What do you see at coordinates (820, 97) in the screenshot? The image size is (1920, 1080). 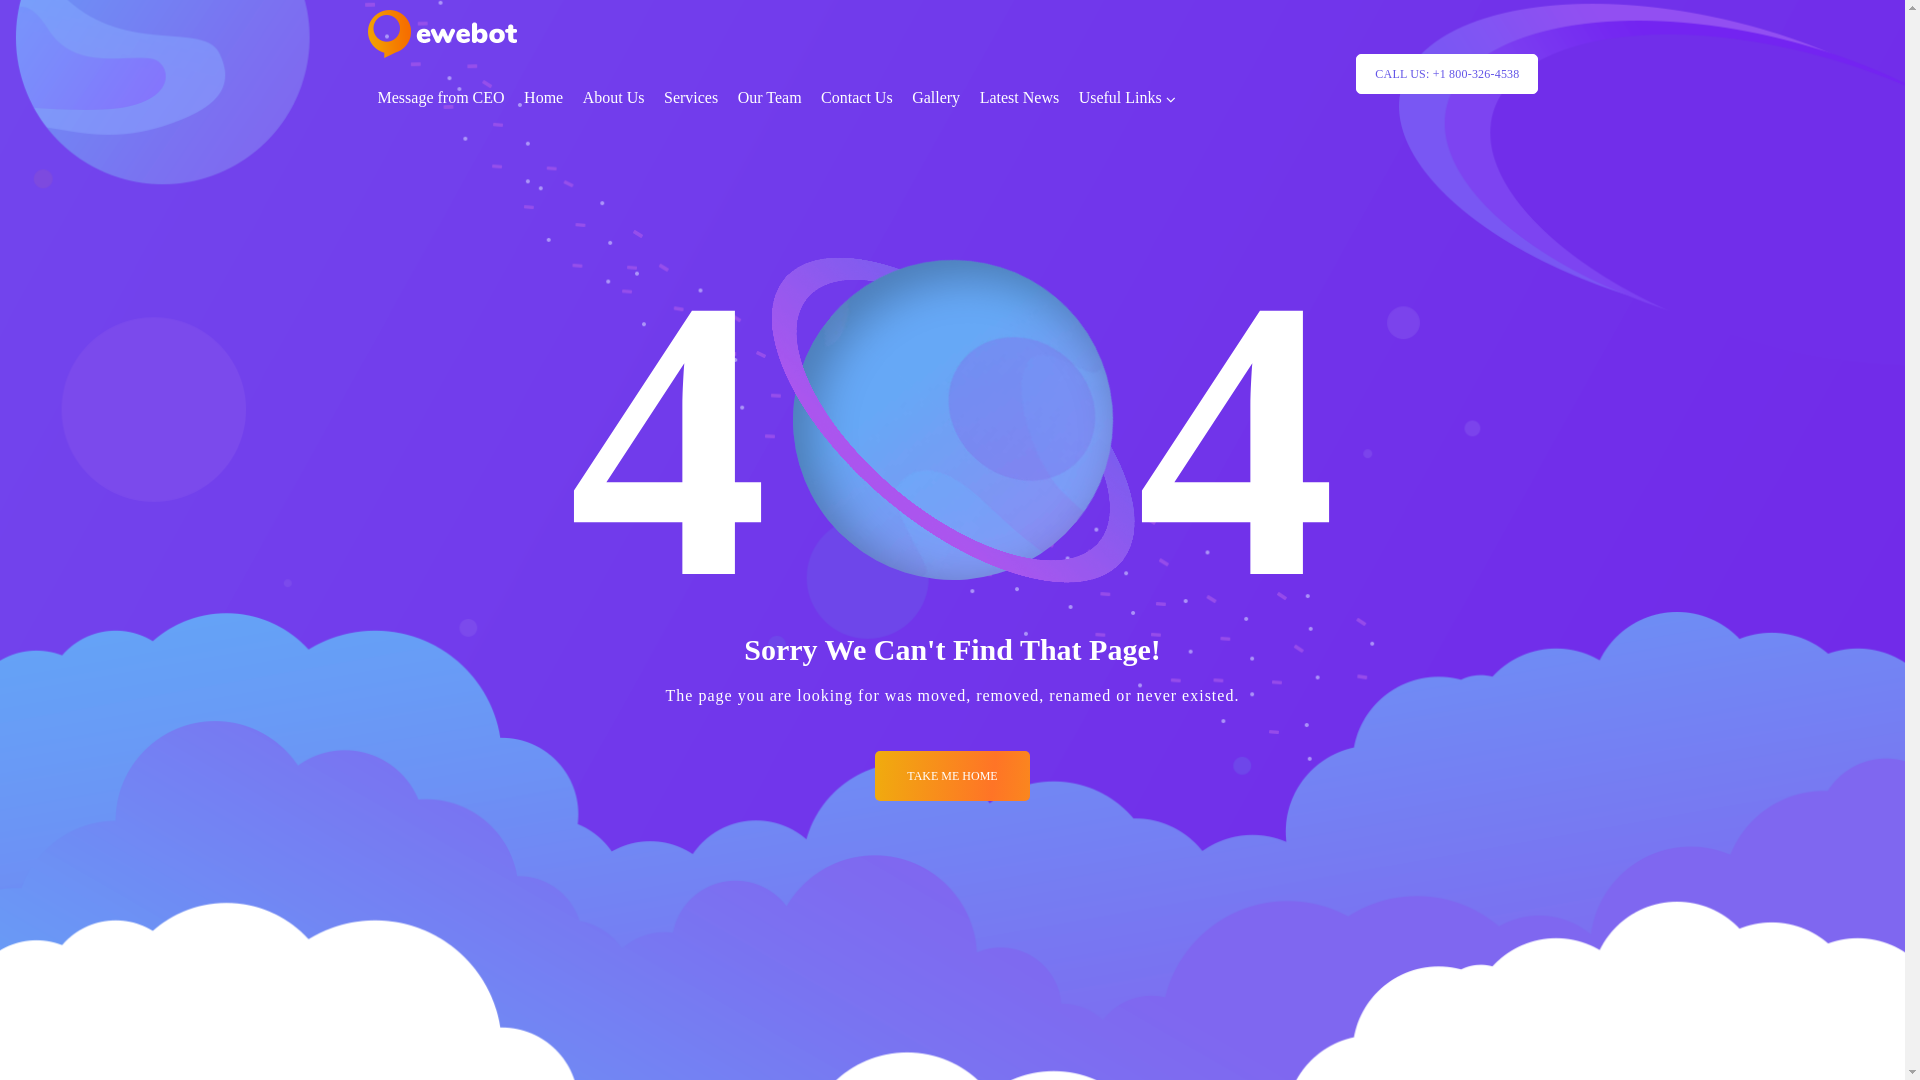 I see `'Contact Us'` at bounding box center [820, 97].